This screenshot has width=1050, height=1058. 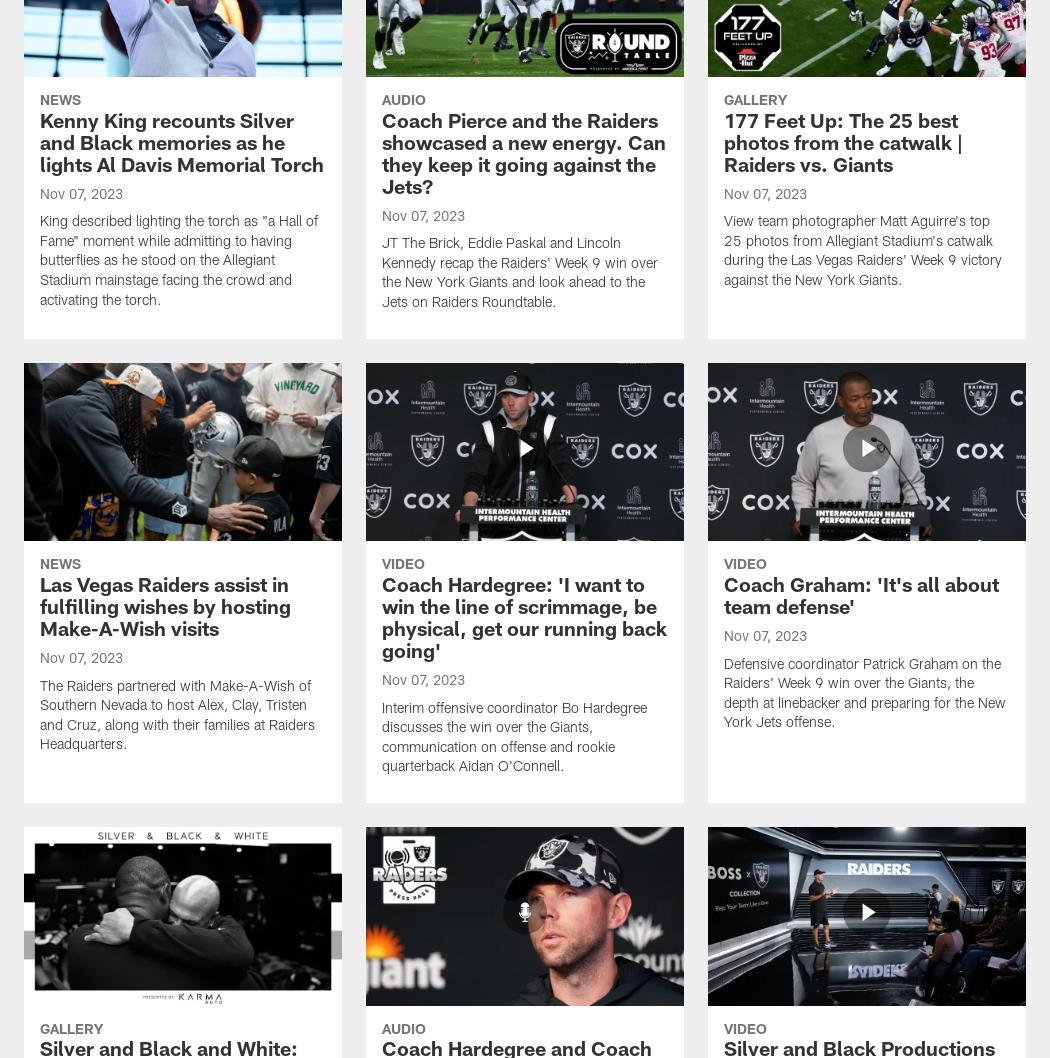 I want to click on 'Las Vegas Raiders assist in fulfilling wishes by hosting Make-A-Wish visits', so click(x=165, y=608).